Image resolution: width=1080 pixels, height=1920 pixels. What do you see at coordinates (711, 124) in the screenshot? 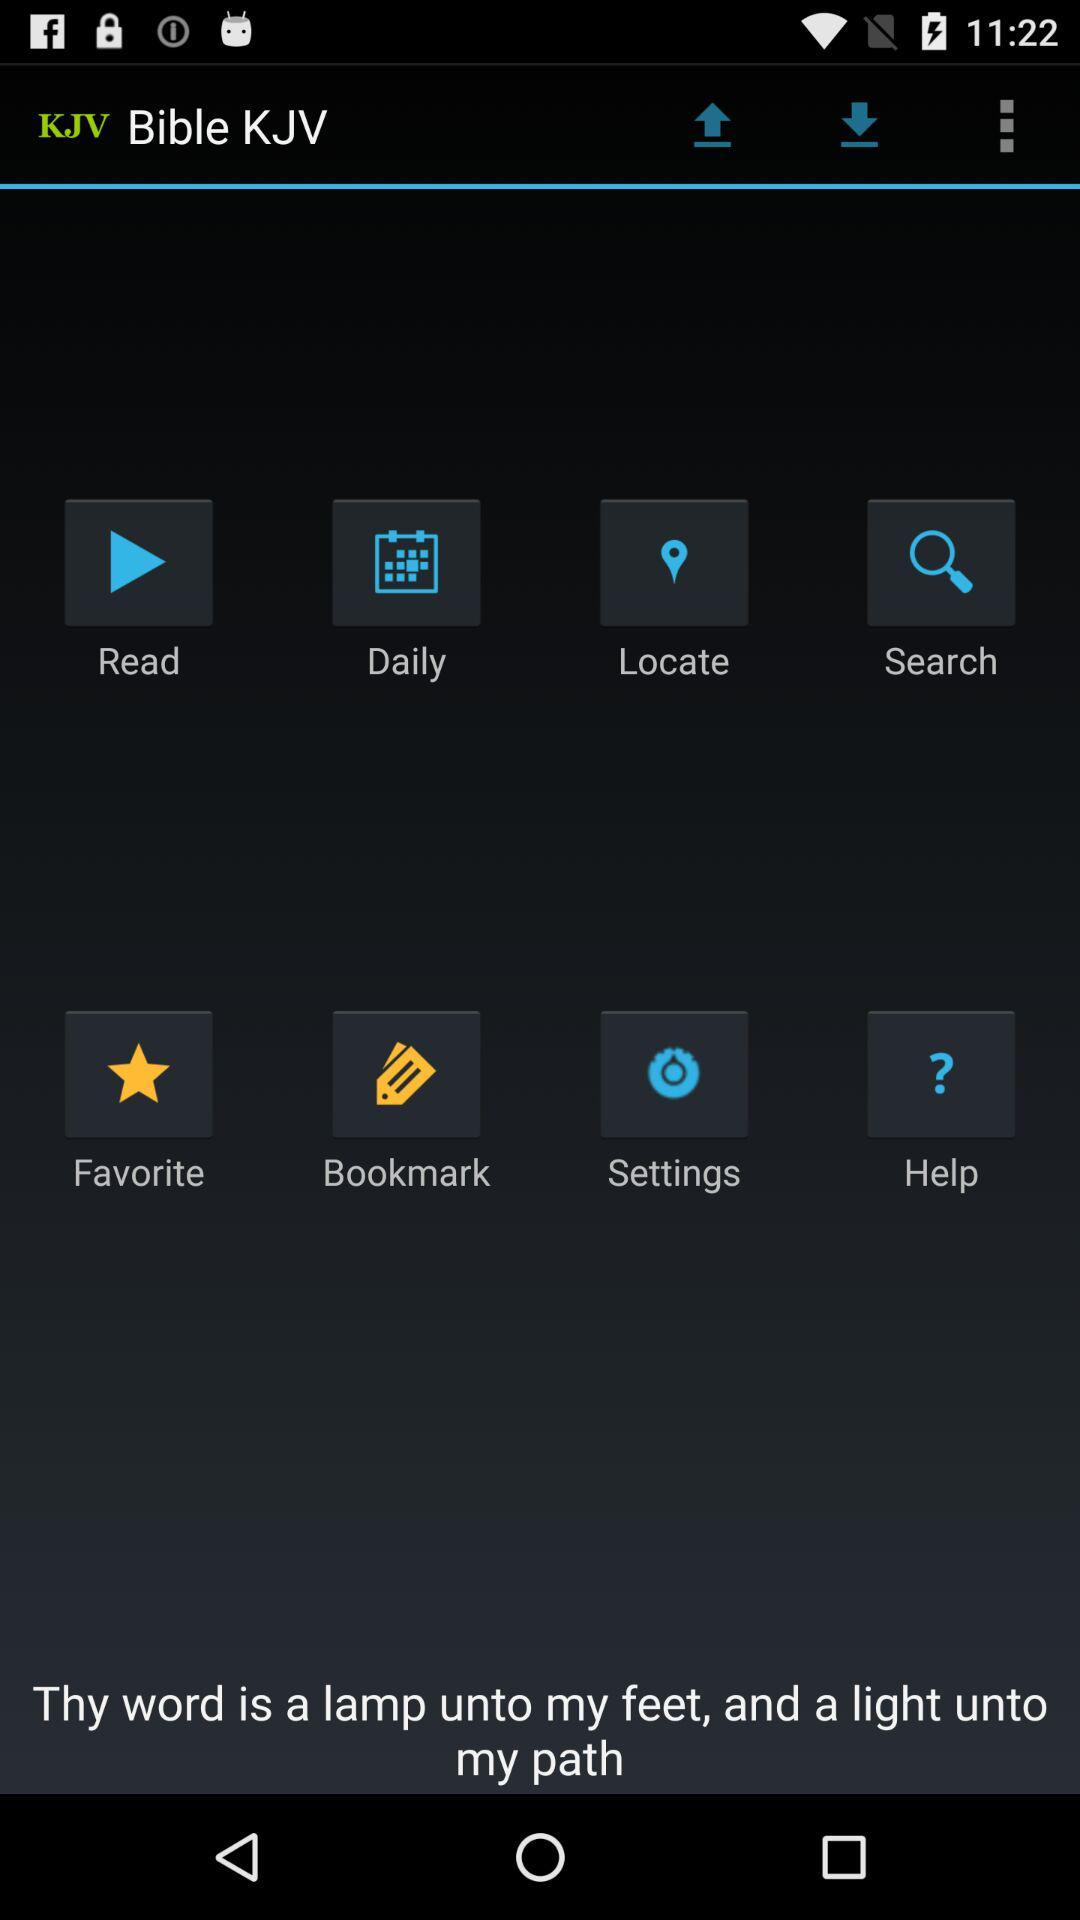
I see `the item to the right of the bible kjv` at bounding box center [711, 124].